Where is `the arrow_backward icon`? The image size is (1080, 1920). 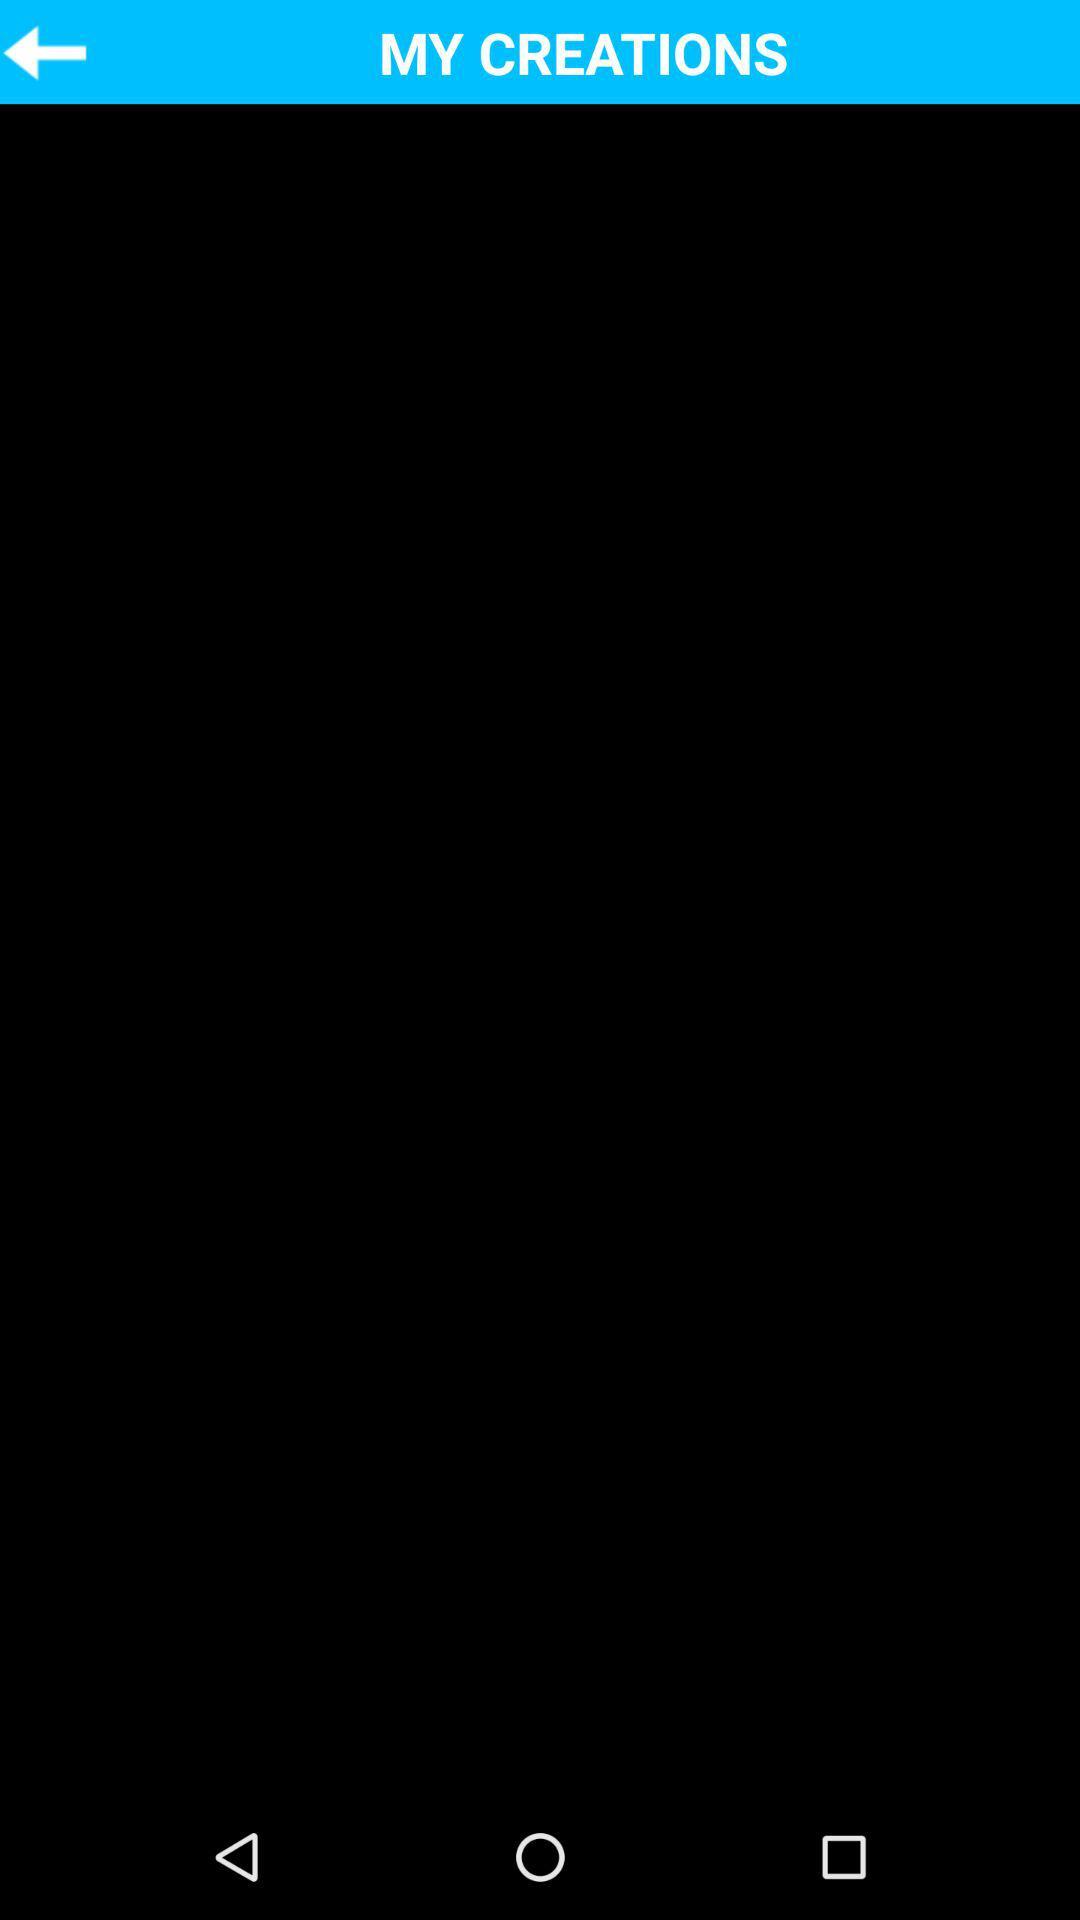 the arrow_backward icon is located at coordinates (43, 55).